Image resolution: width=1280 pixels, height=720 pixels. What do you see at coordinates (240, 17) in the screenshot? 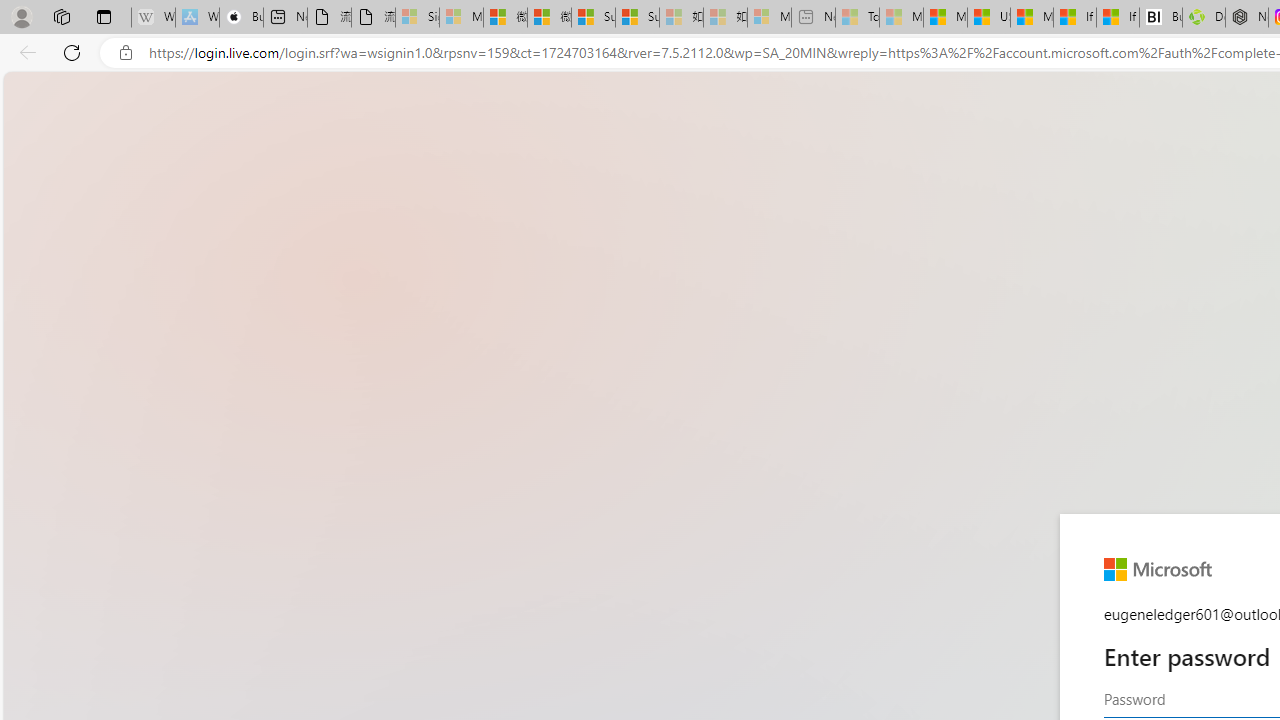
I see `'Buy iPad - Apple'` at bounding box center [240, 17].